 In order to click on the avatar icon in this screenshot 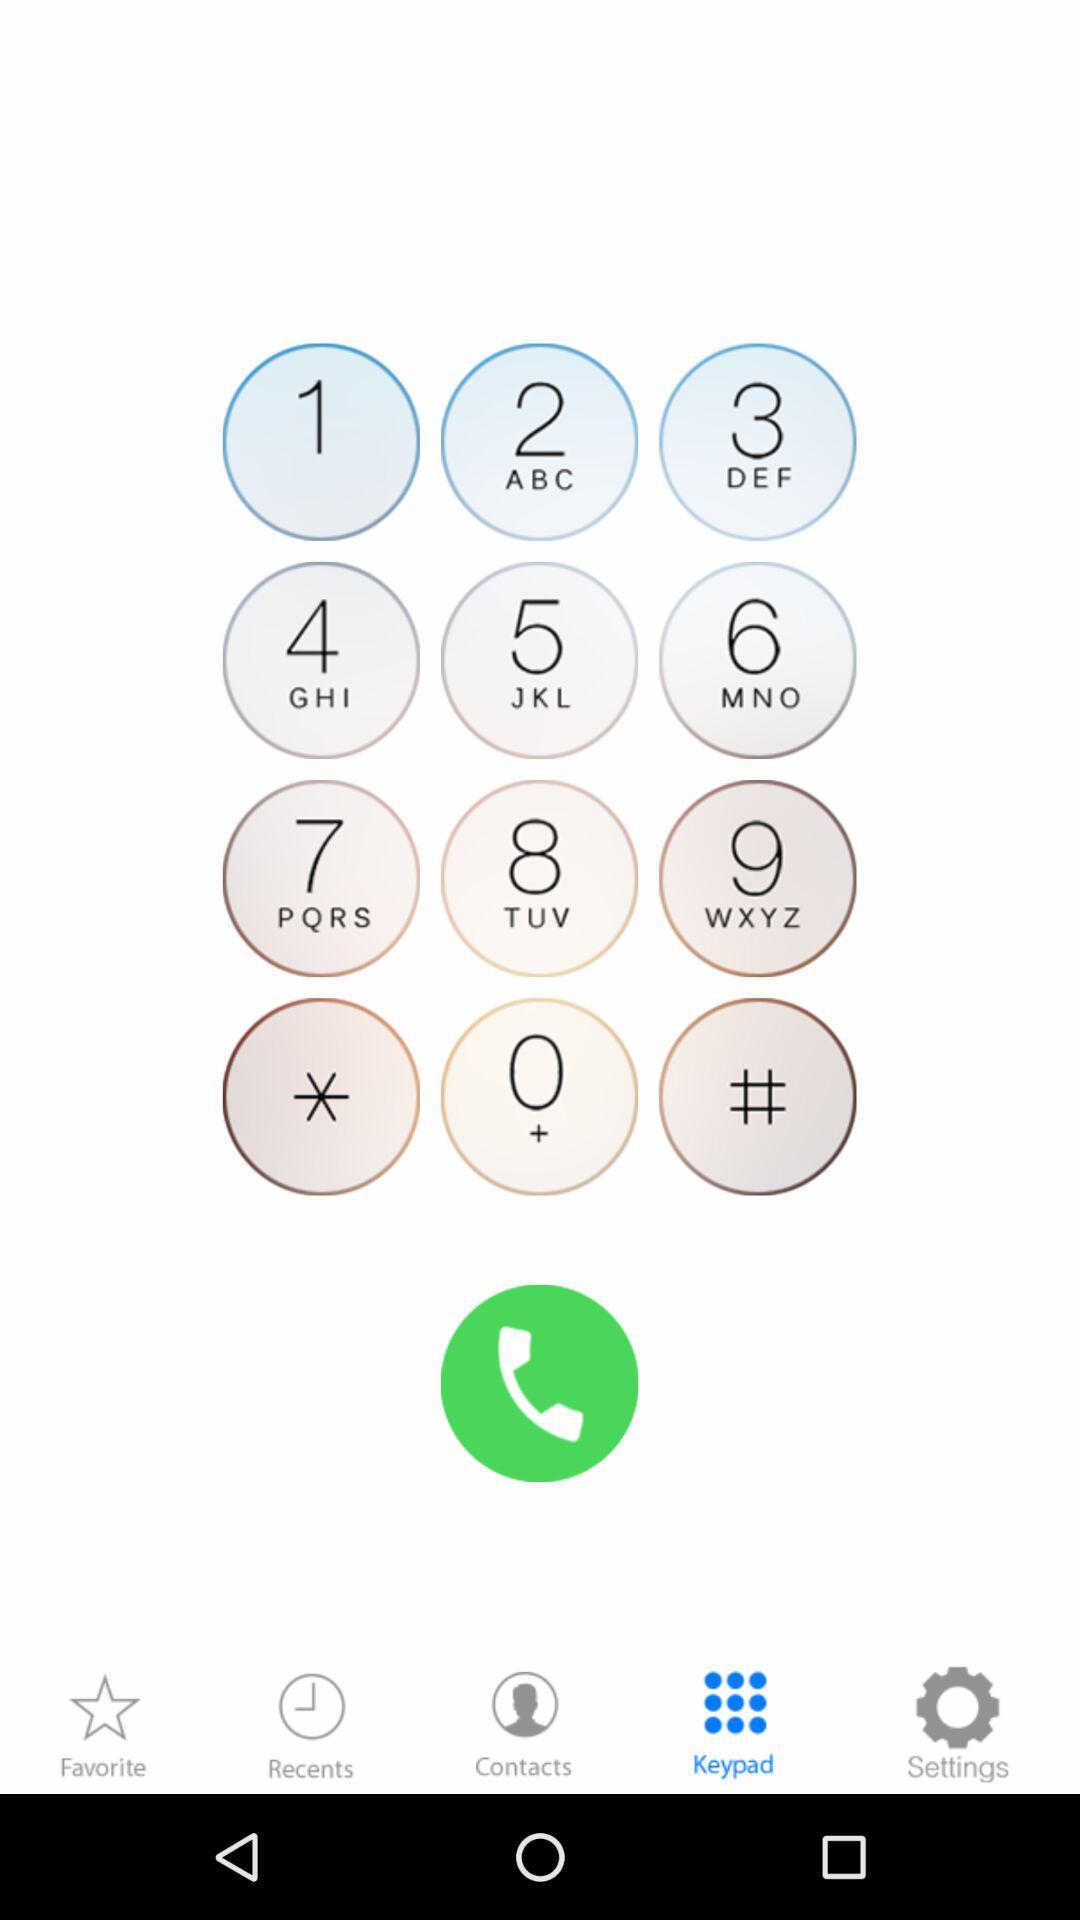, I will do `click(523, 1844)`.